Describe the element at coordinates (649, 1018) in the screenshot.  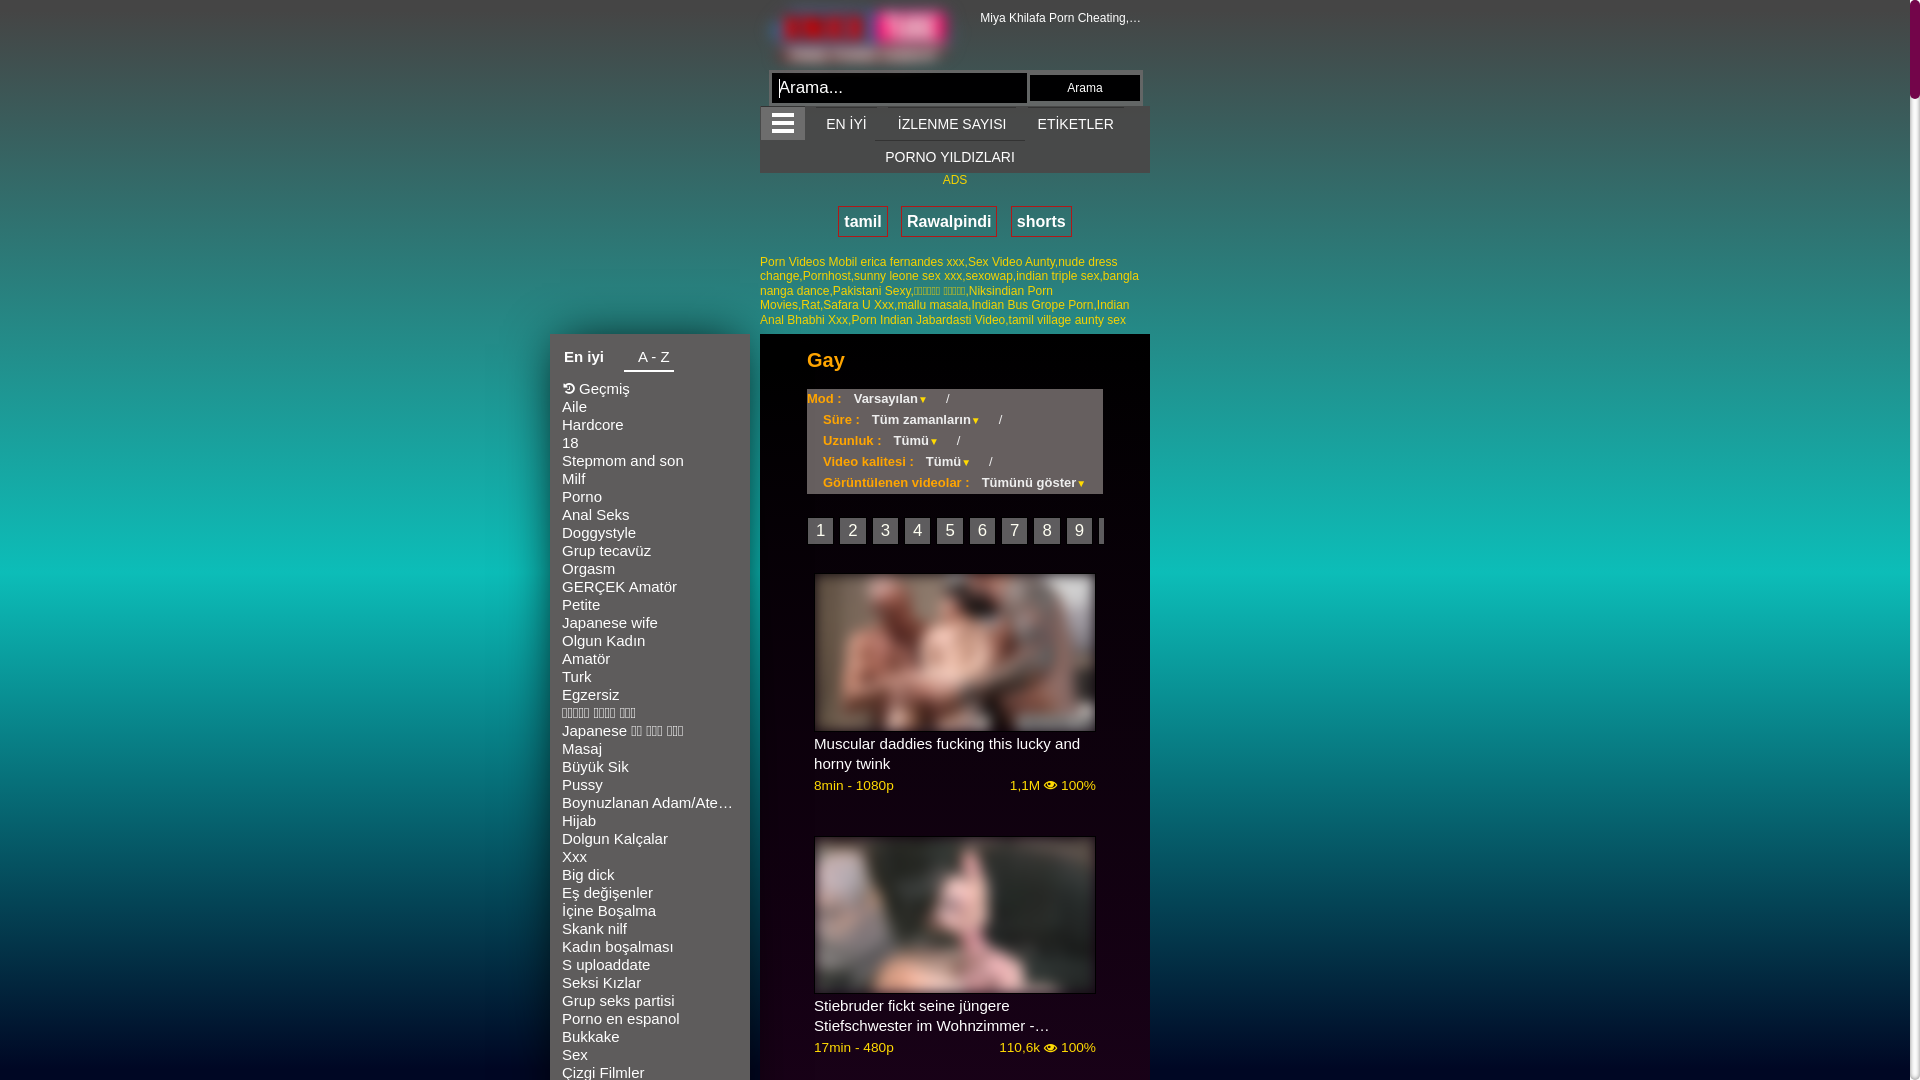
I see `'Porno en espanol'` at that location.